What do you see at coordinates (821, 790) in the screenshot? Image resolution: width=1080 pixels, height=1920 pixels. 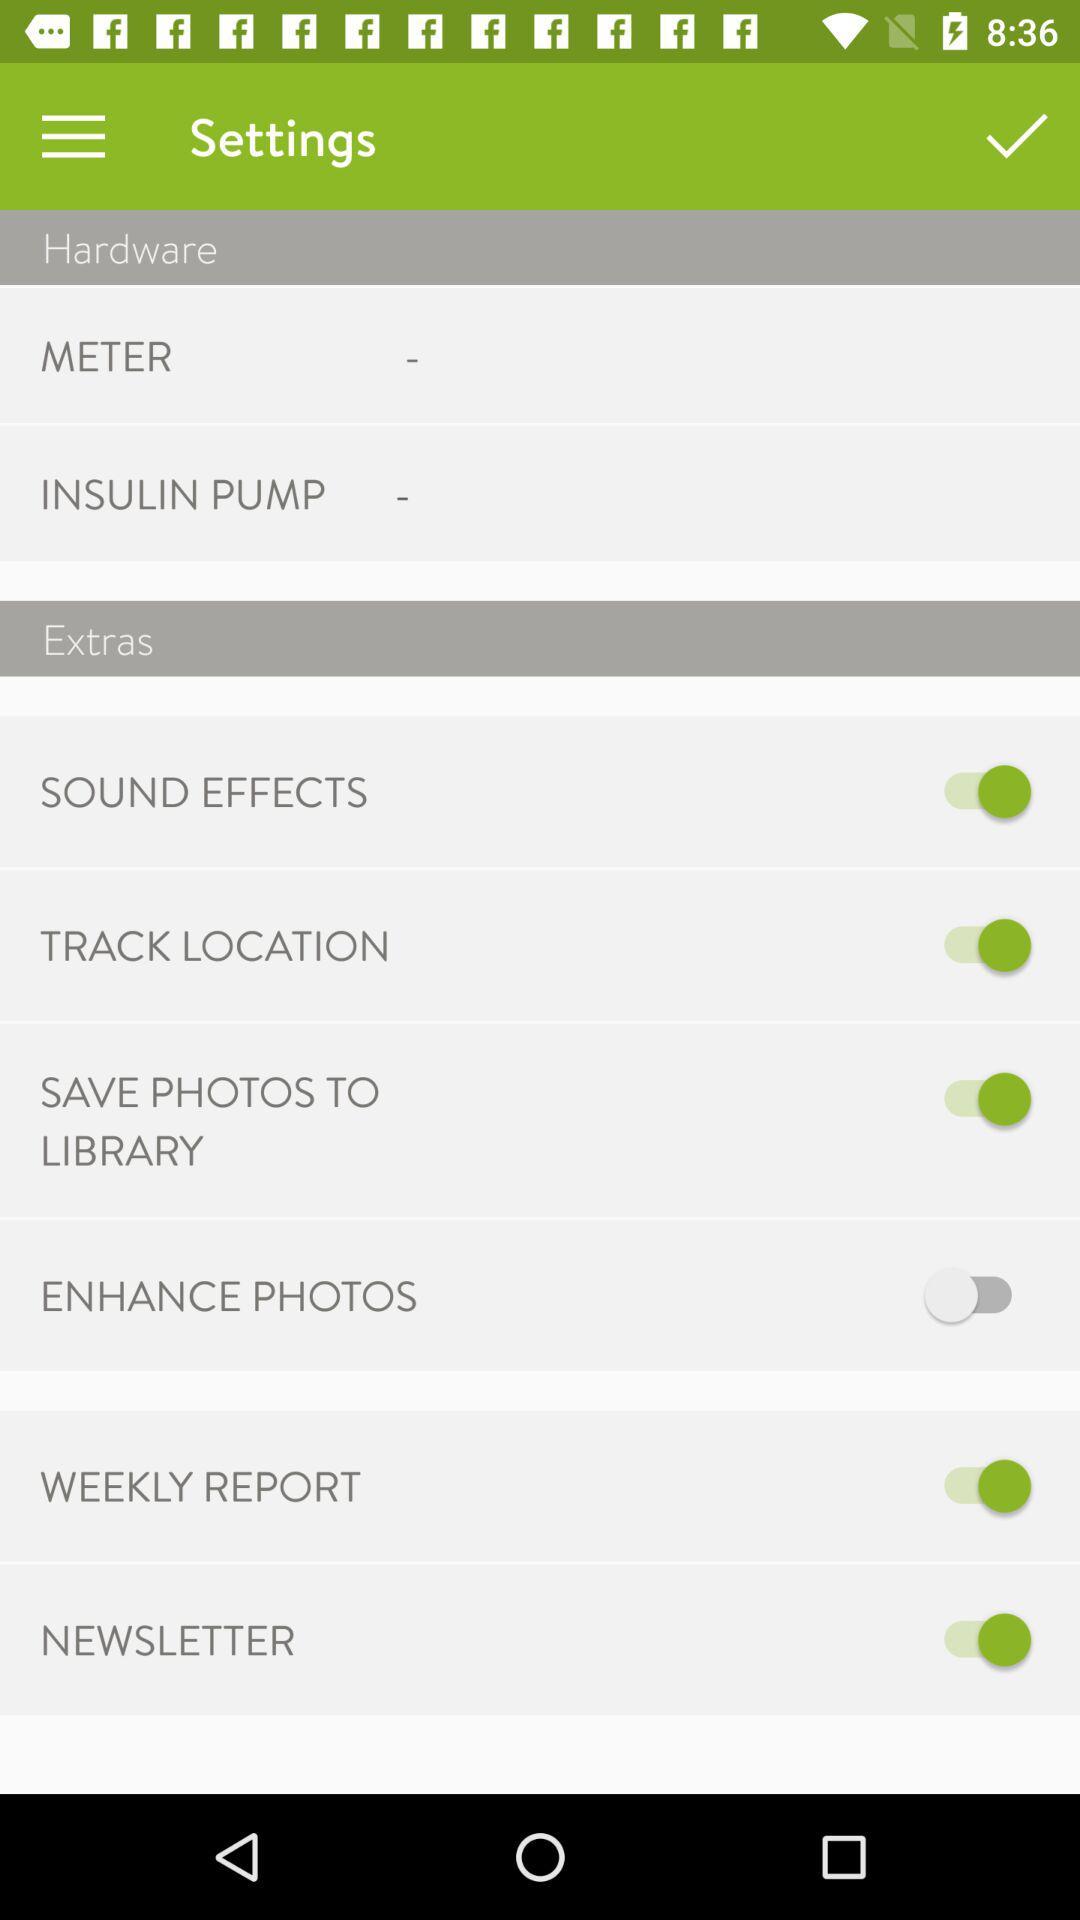 I see `icon next to sound effects` at bounding box center [821, 790].